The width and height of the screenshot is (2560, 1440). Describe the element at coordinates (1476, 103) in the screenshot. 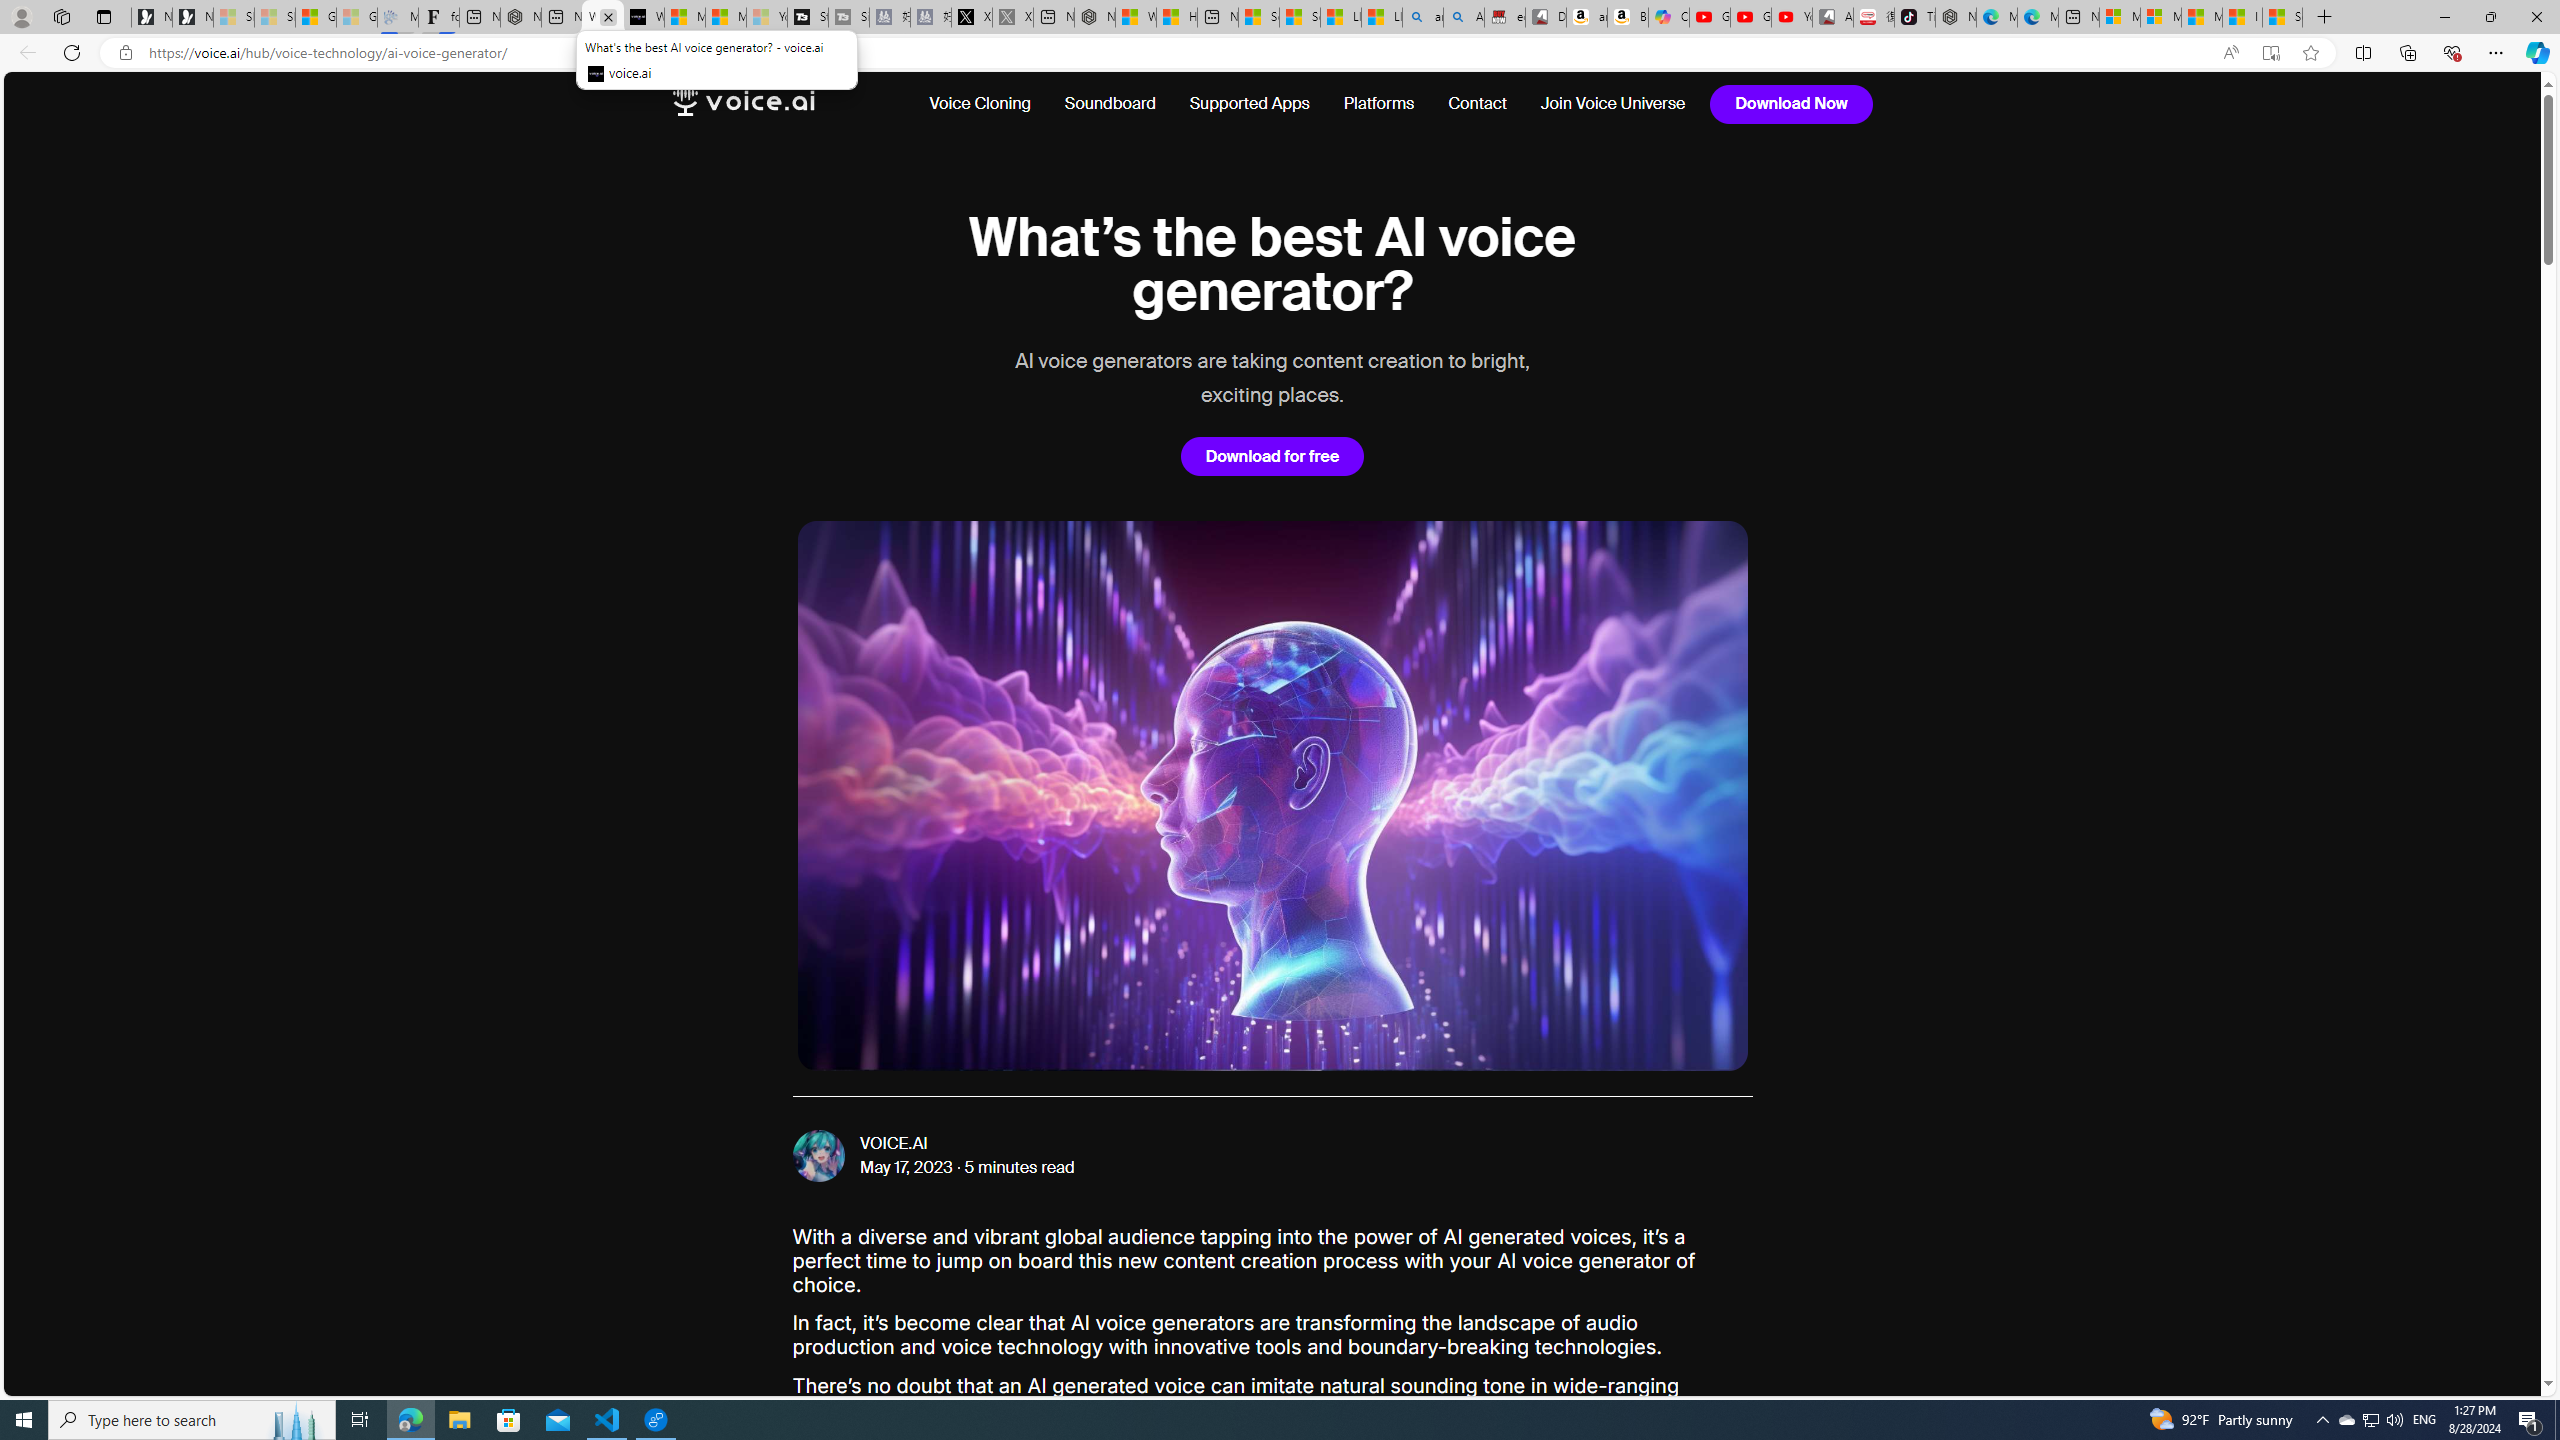

I see `'Contact'` at that location.